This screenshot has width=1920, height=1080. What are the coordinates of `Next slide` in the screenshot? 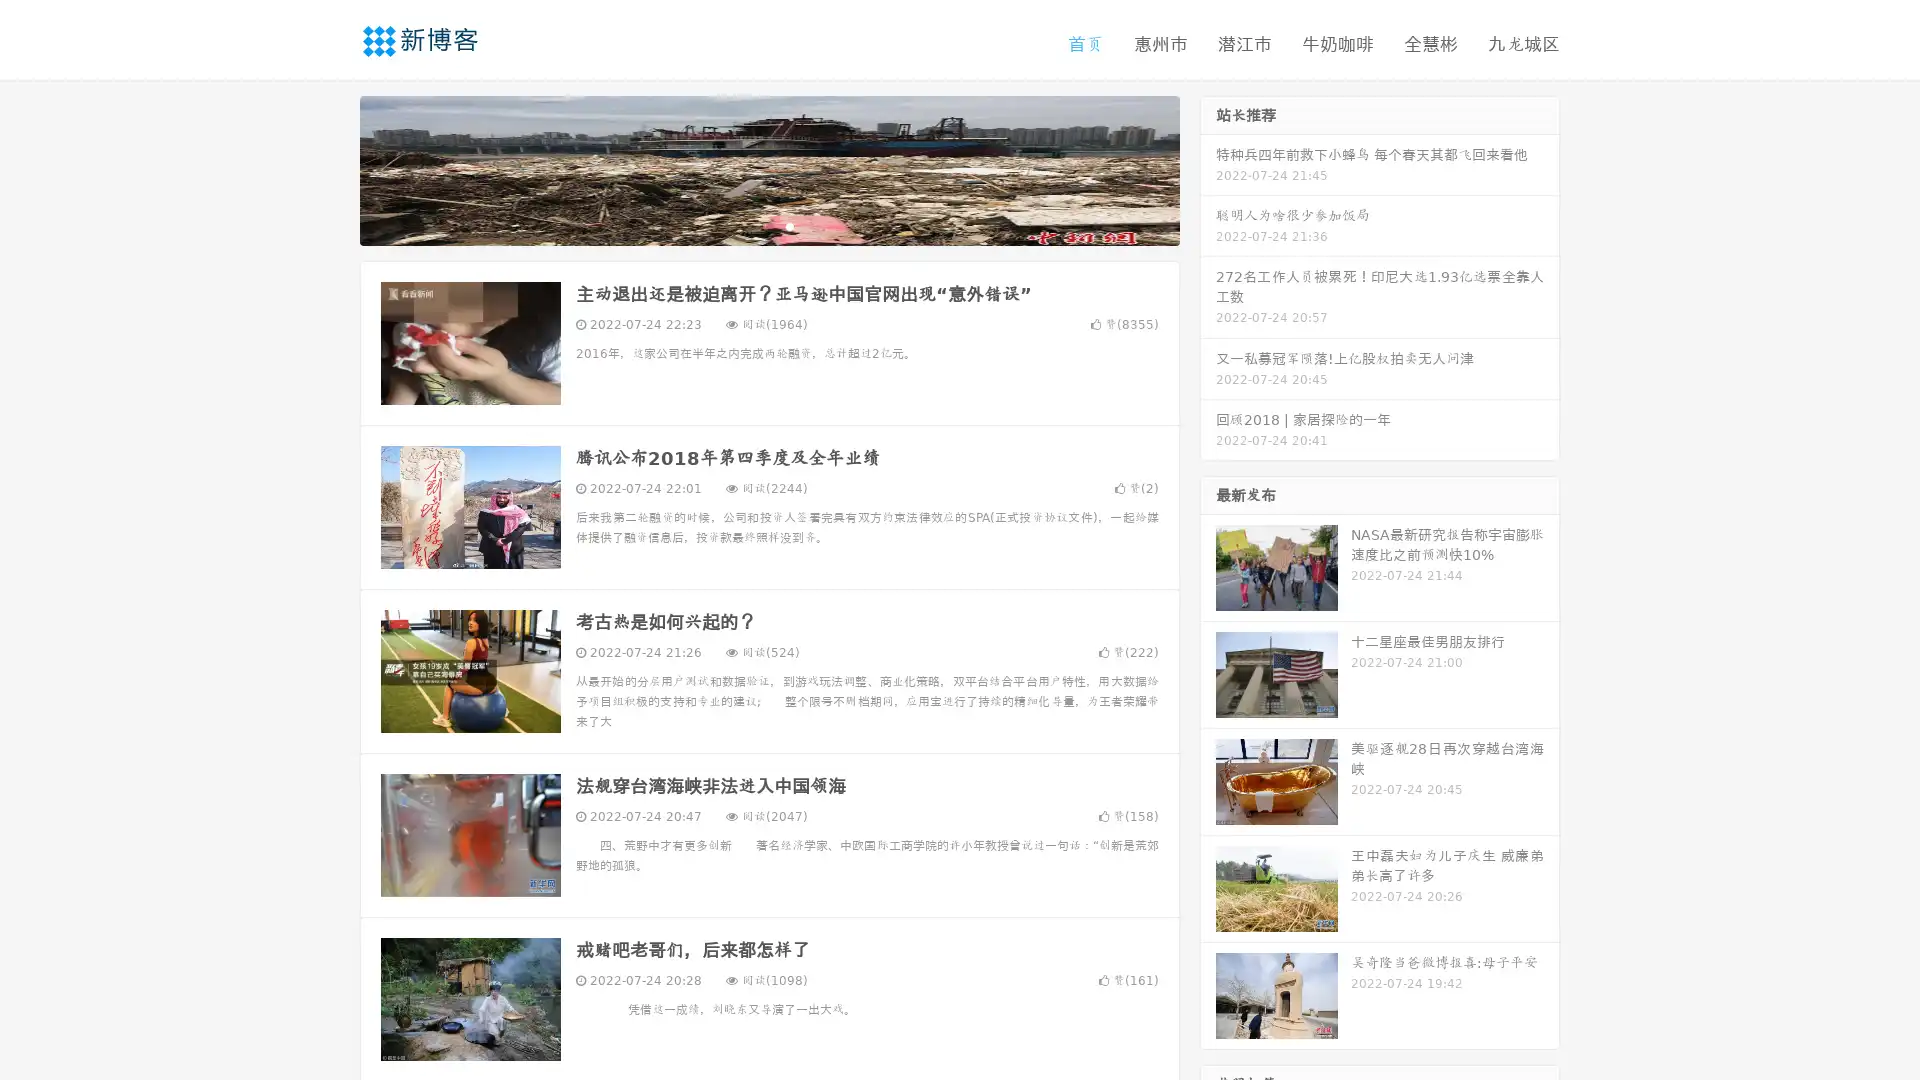 It's located at (1208, 168).